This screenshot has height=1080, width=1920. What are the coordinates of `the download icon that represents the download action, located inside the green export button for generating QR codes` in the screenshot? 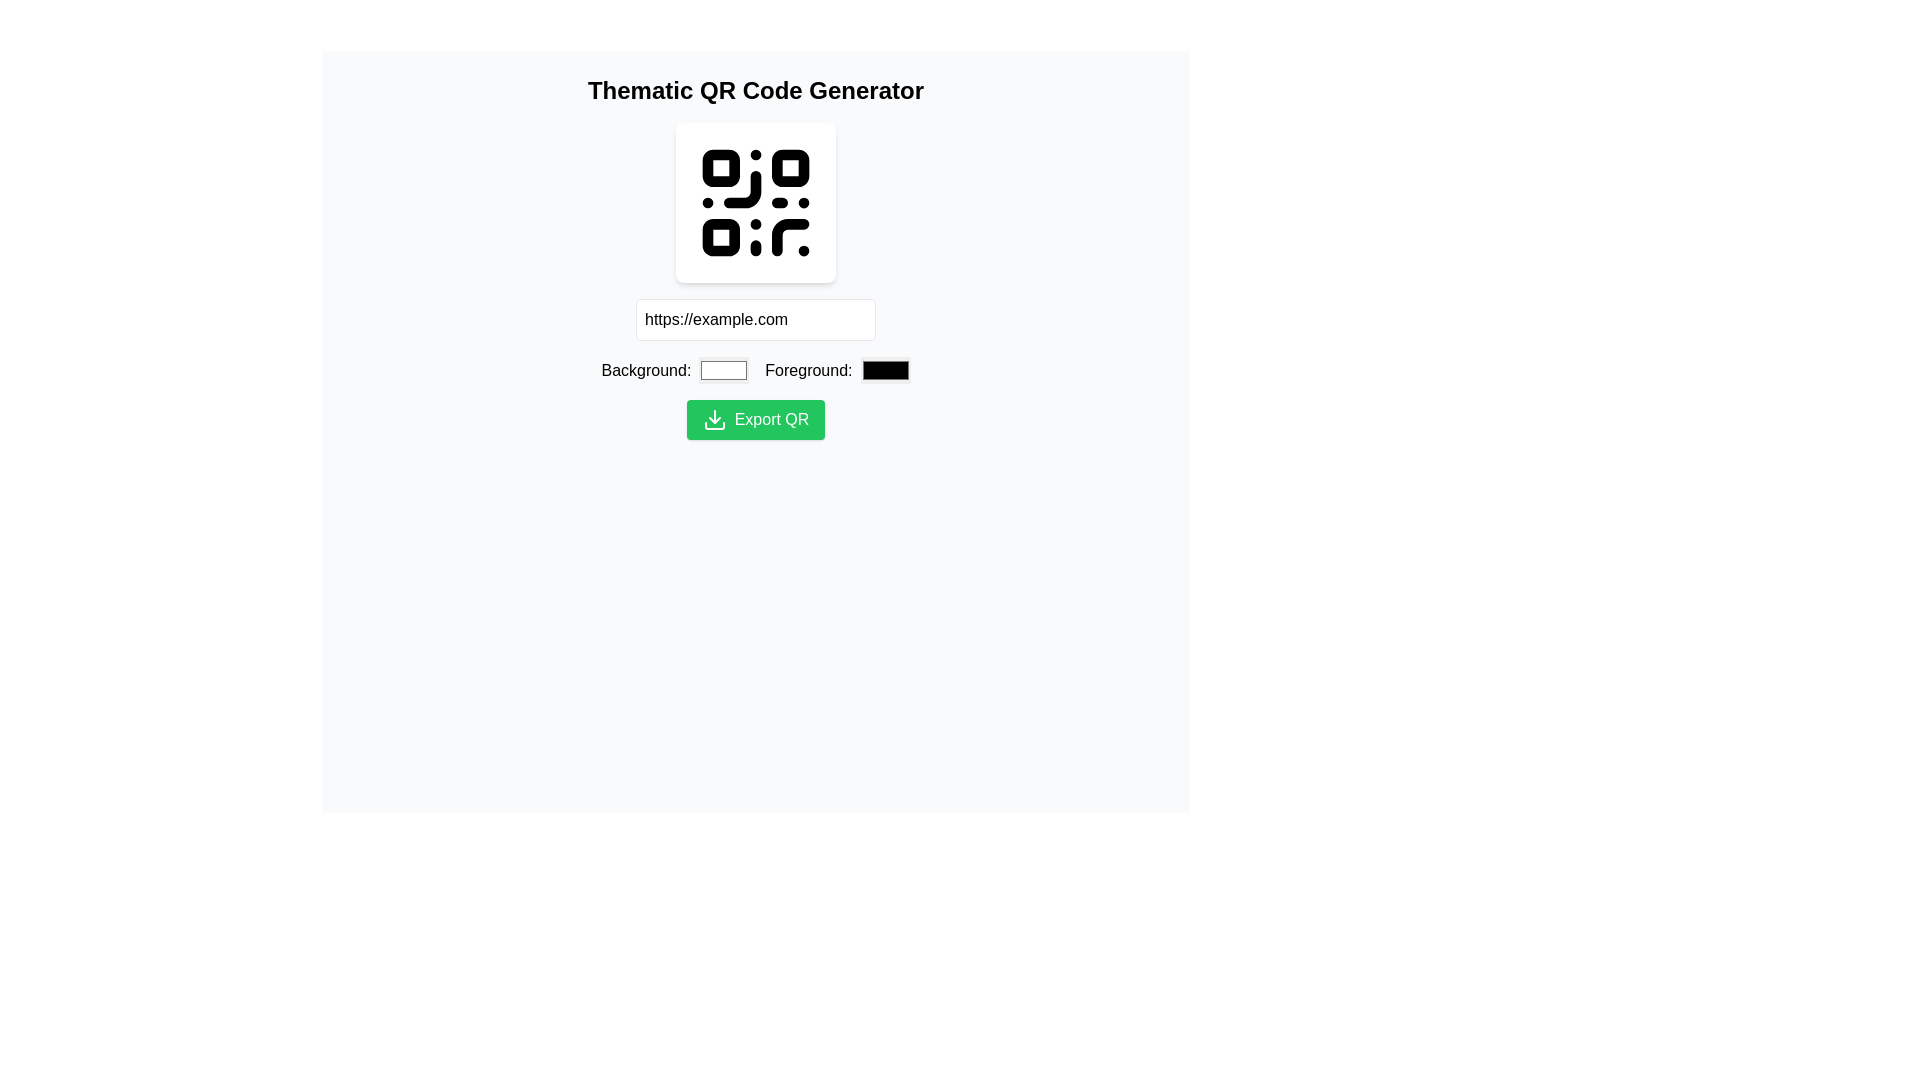 It's located at (714, 419).